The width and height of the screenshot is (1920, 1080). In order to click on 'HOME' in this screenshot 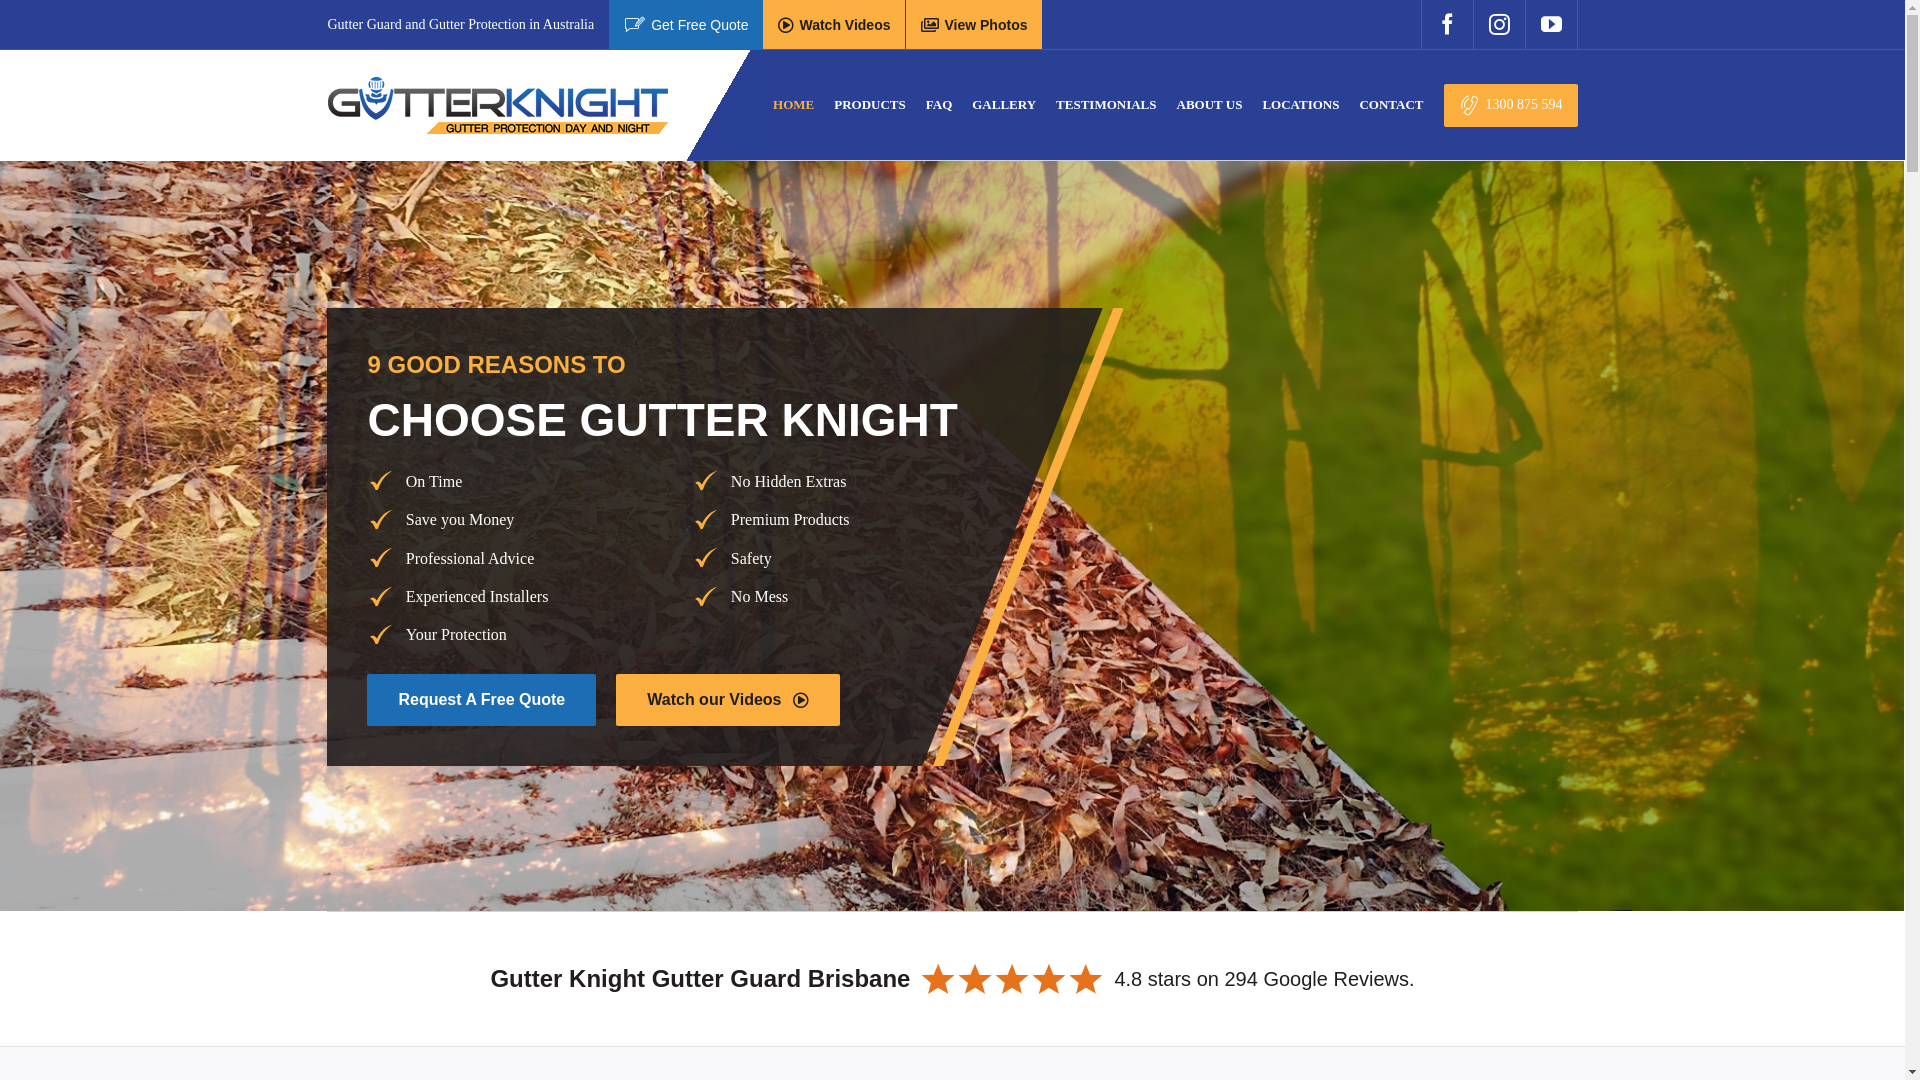, I will do `click(792, 104)`.